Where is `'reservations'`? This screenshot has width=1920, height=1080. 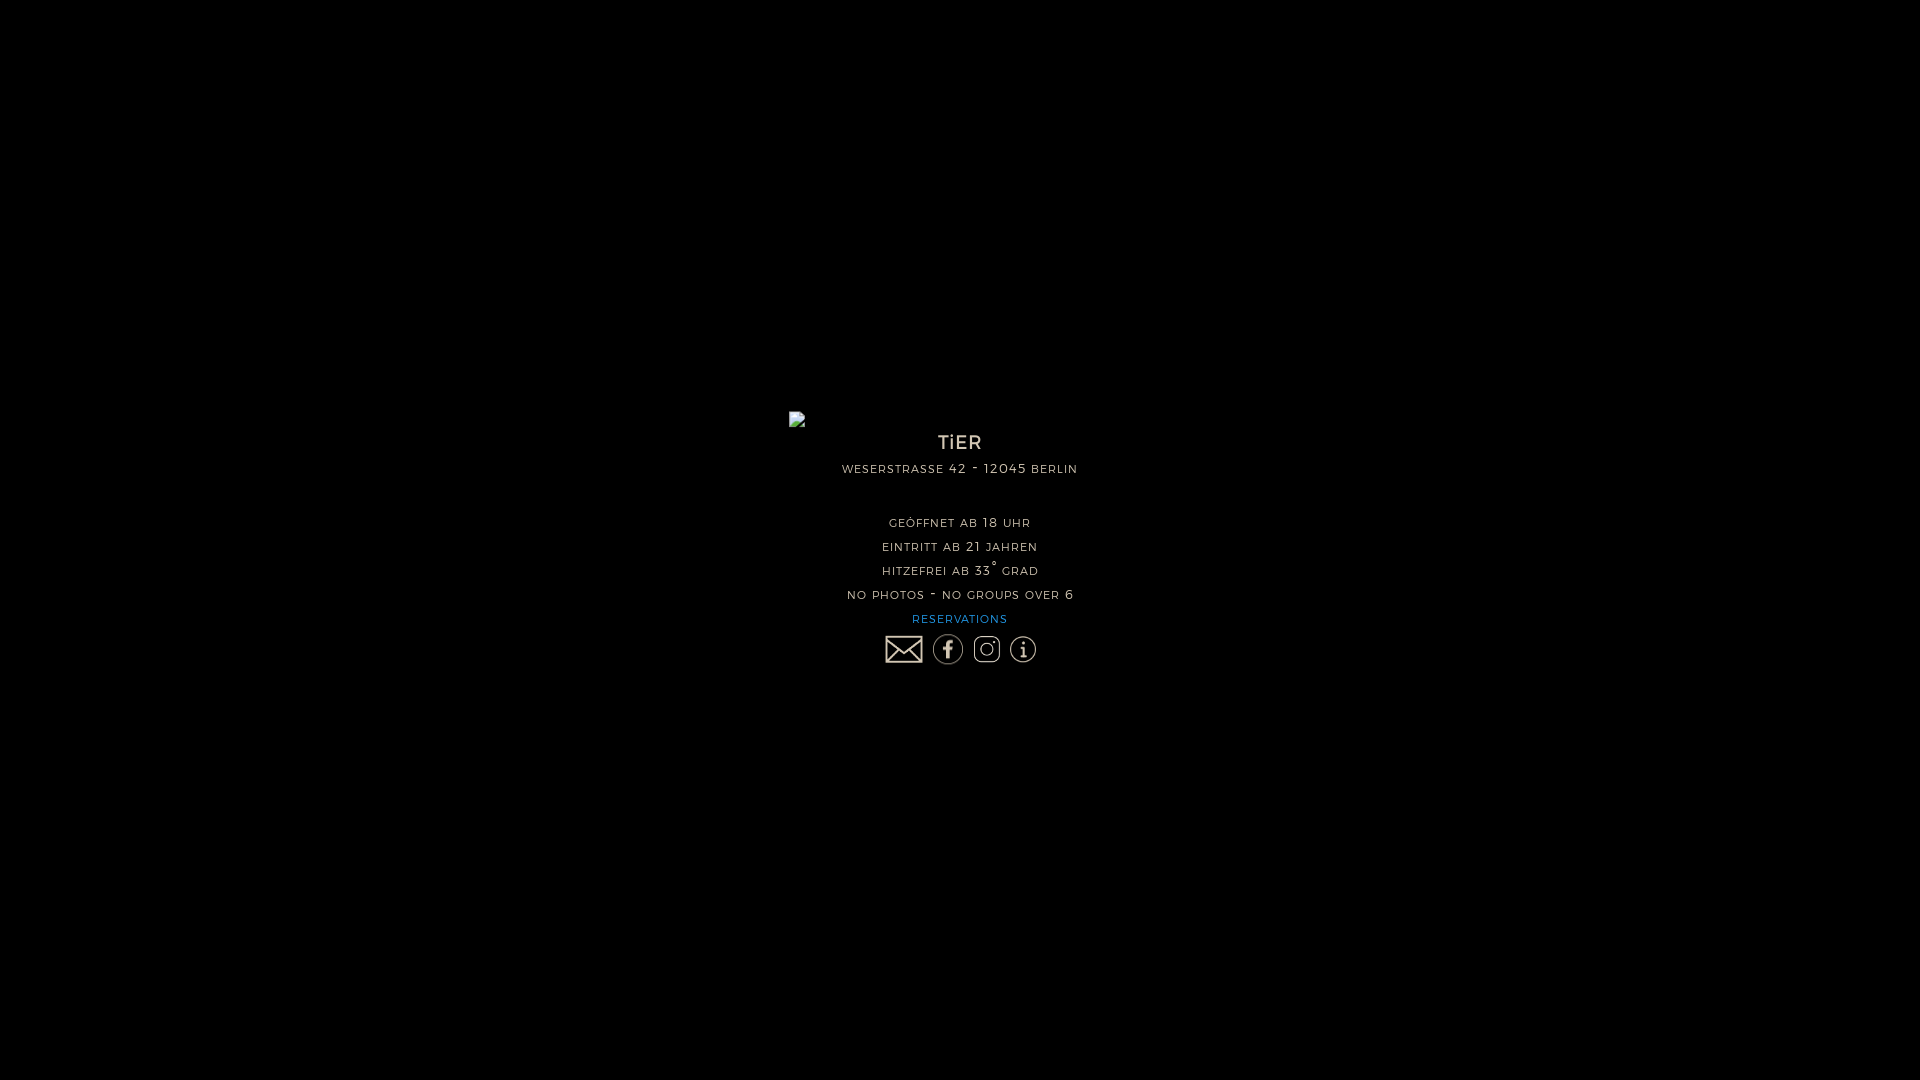
'reservations' is located at coordinates (960, 616).